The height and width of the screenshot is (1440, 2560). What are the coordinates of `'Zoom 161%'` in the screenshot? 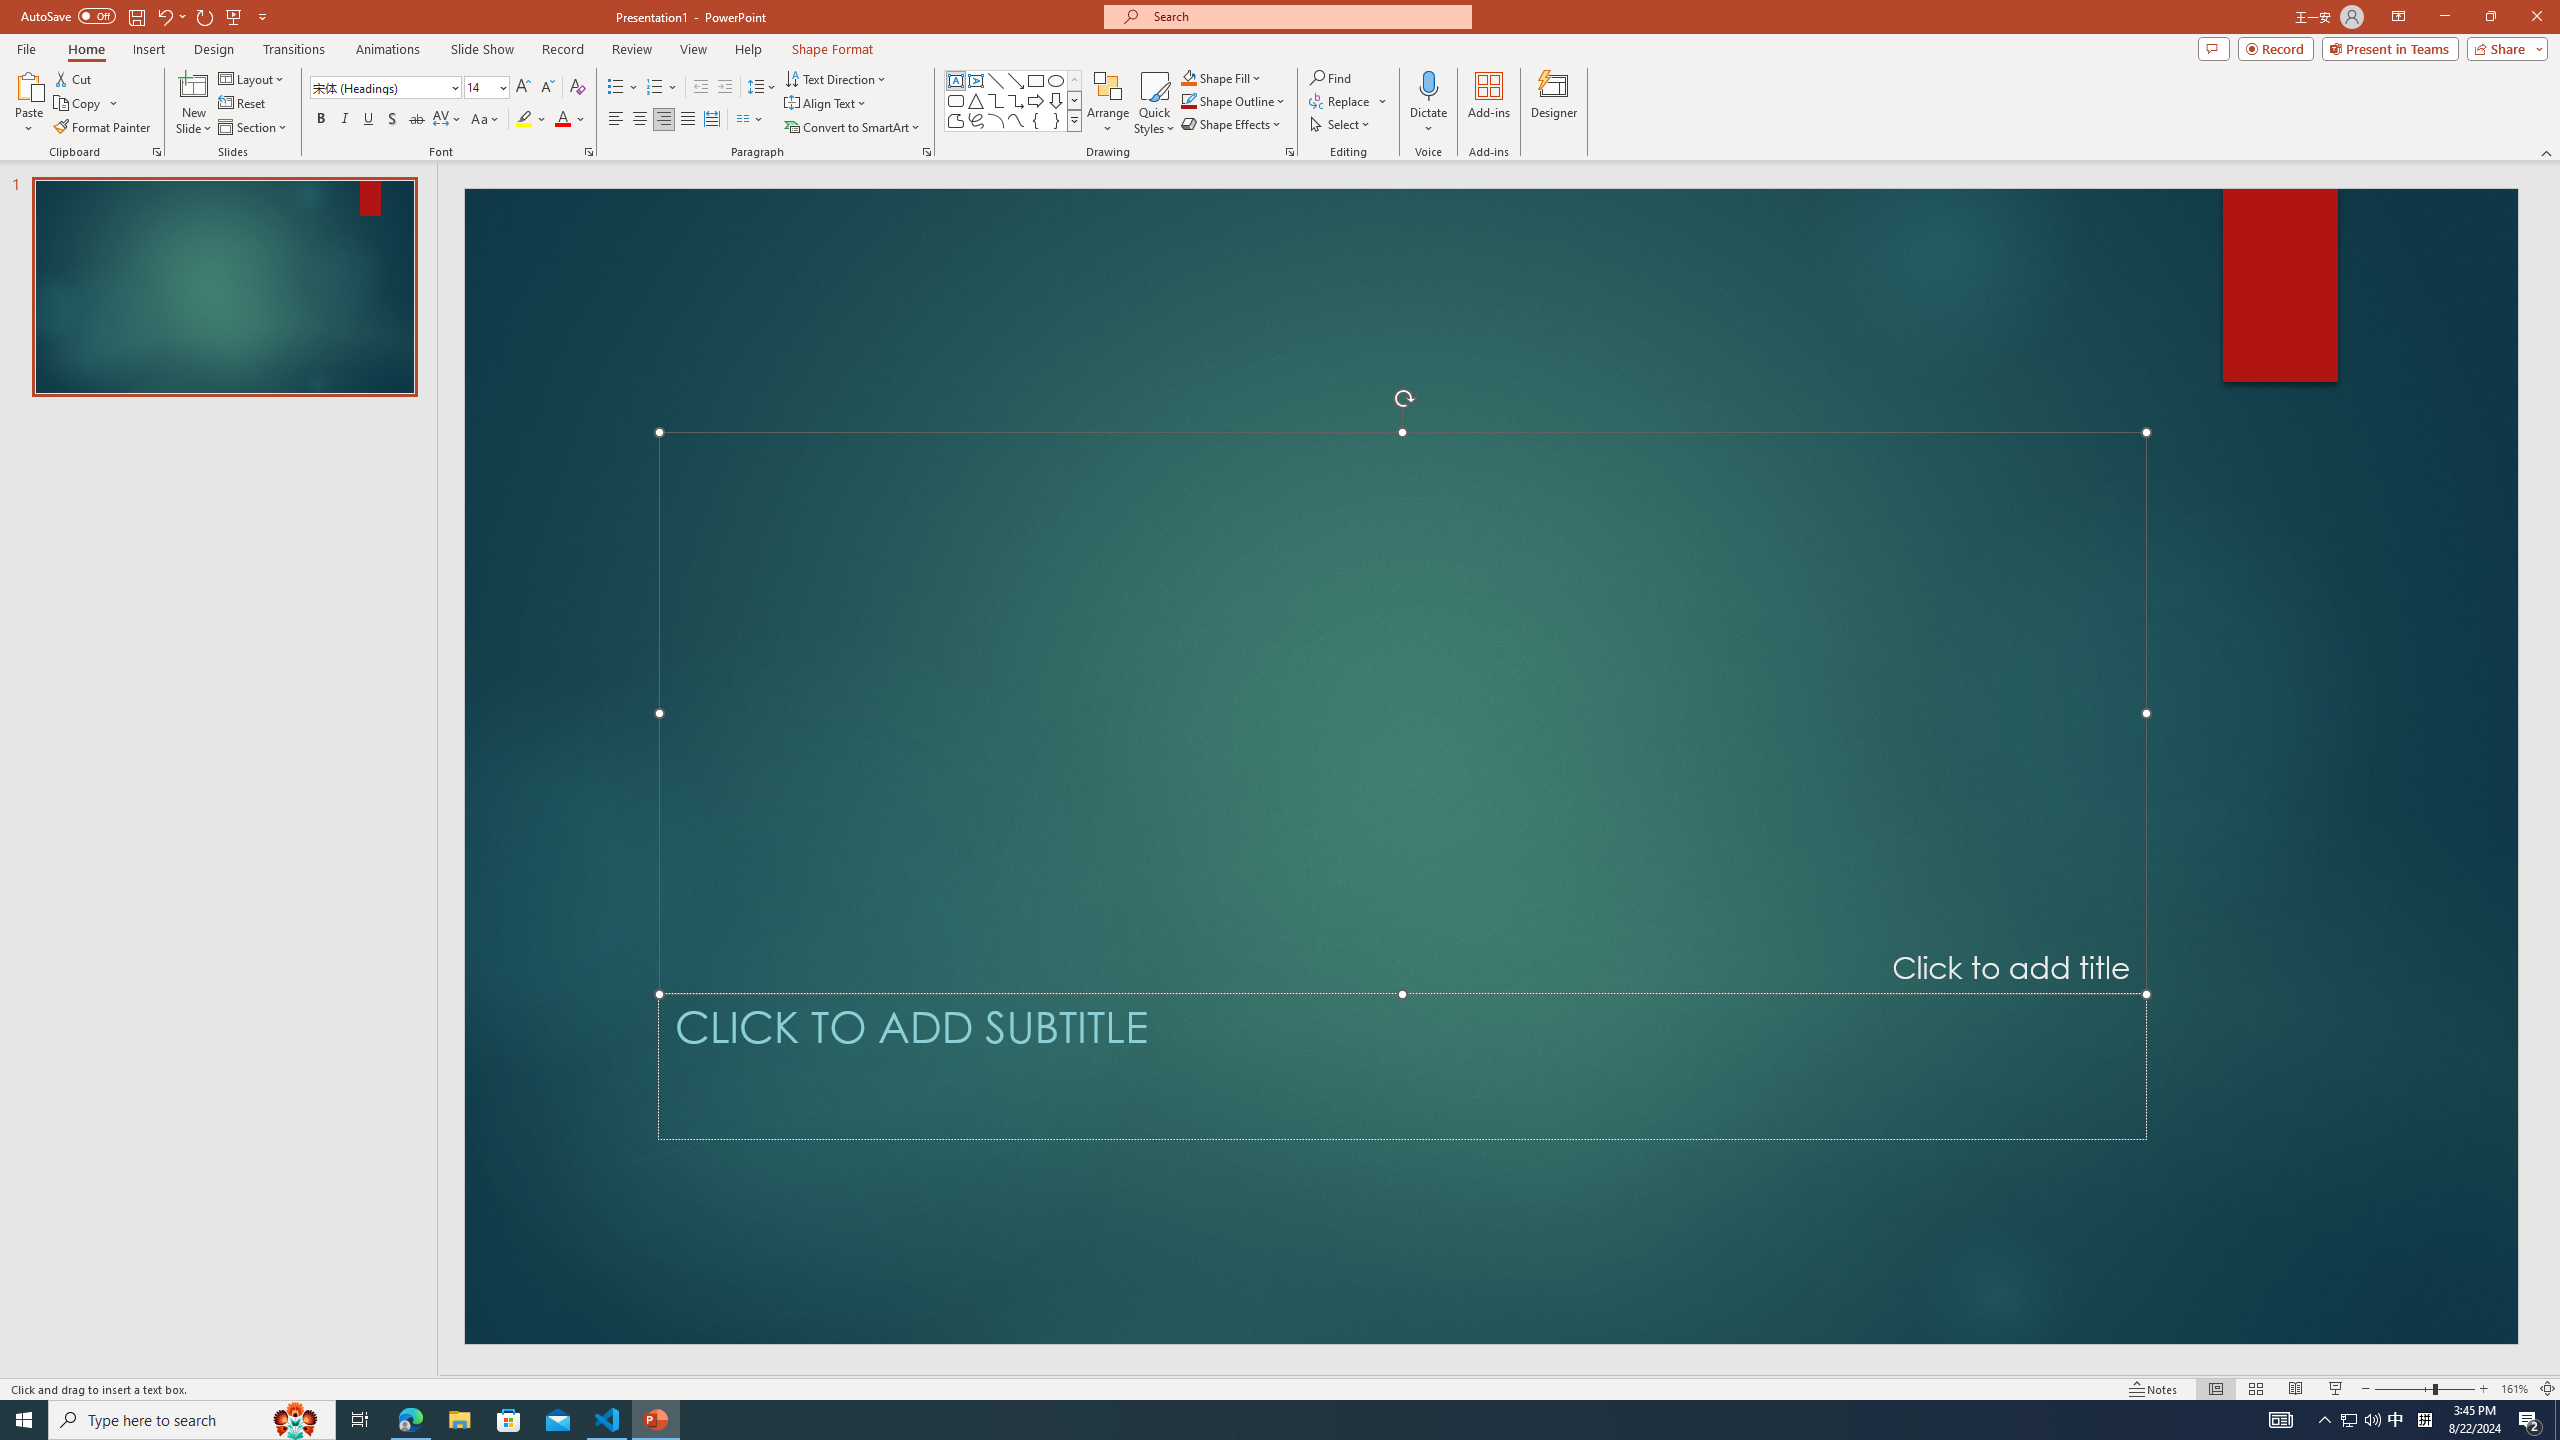 It's located at (2515, 1389).